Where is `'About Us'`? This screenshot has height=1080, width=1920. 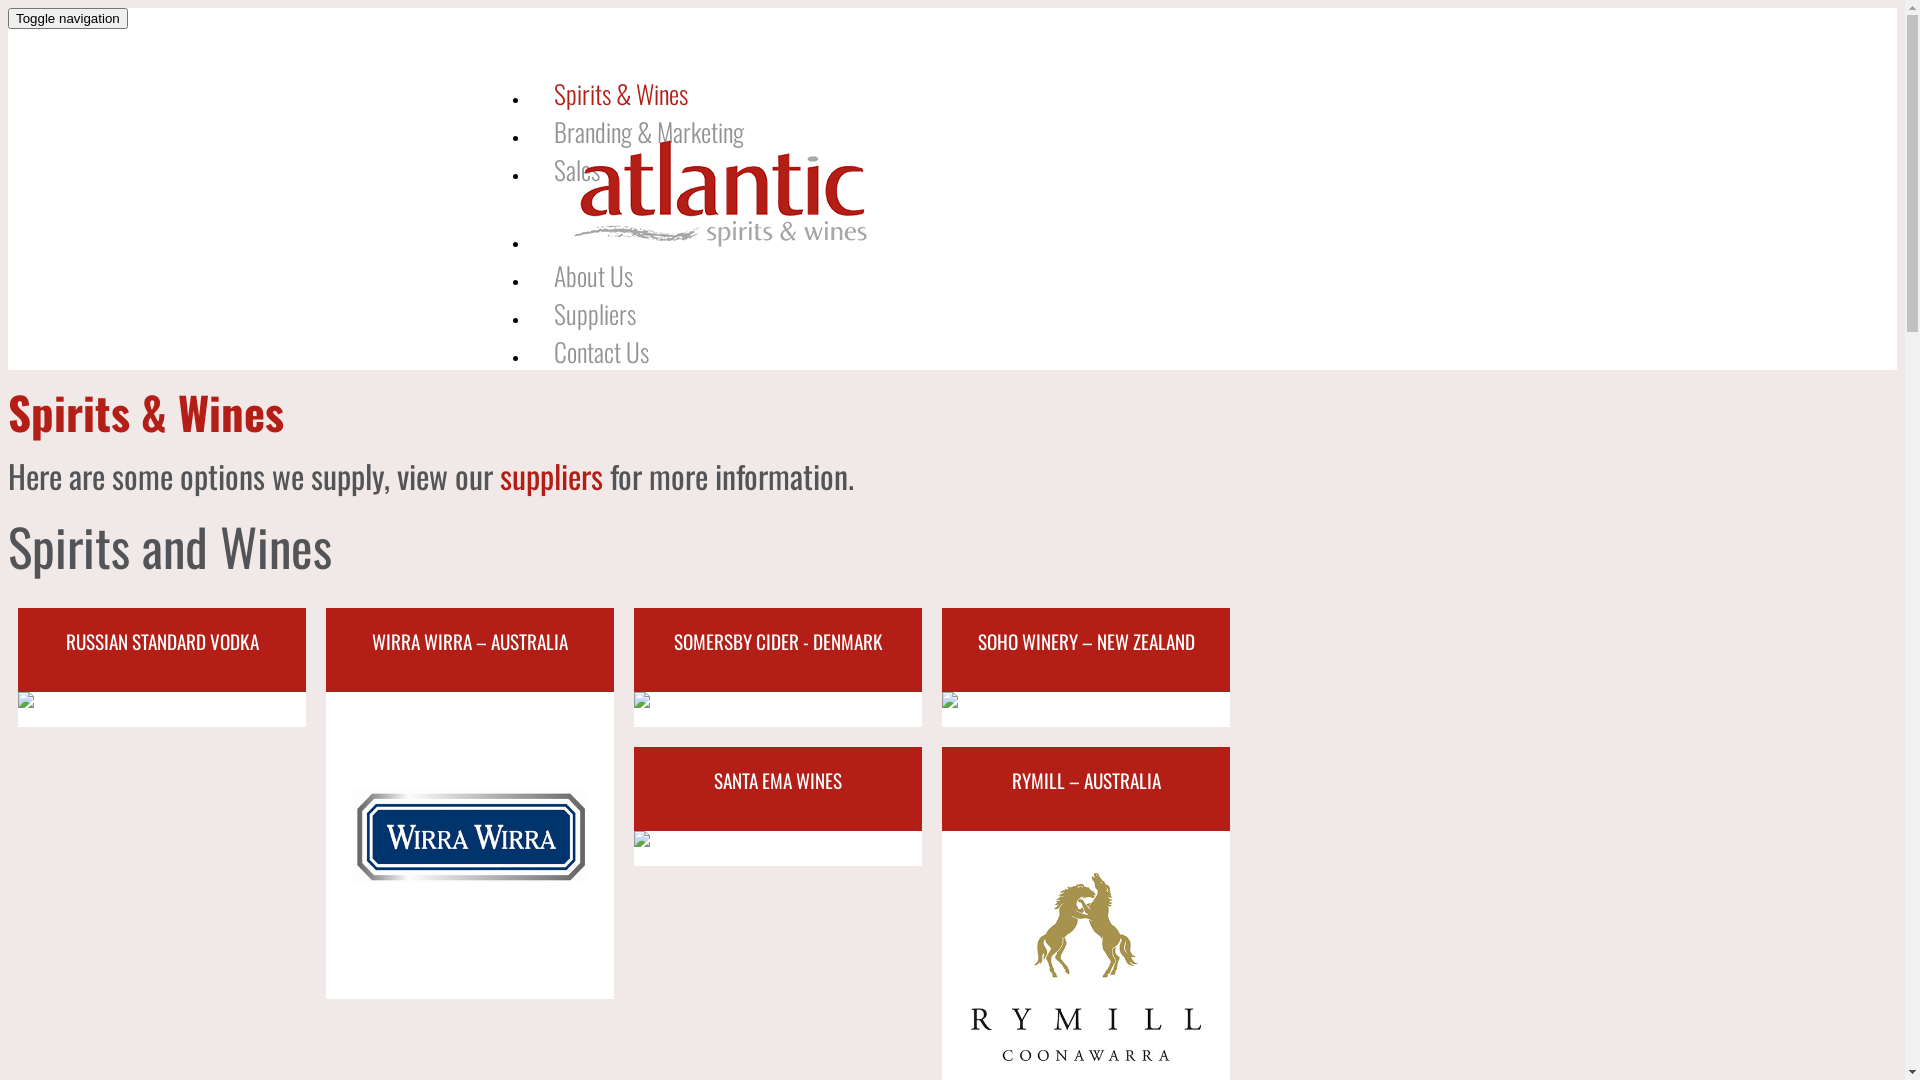
'About Us' is located at coordinates (591, 274).